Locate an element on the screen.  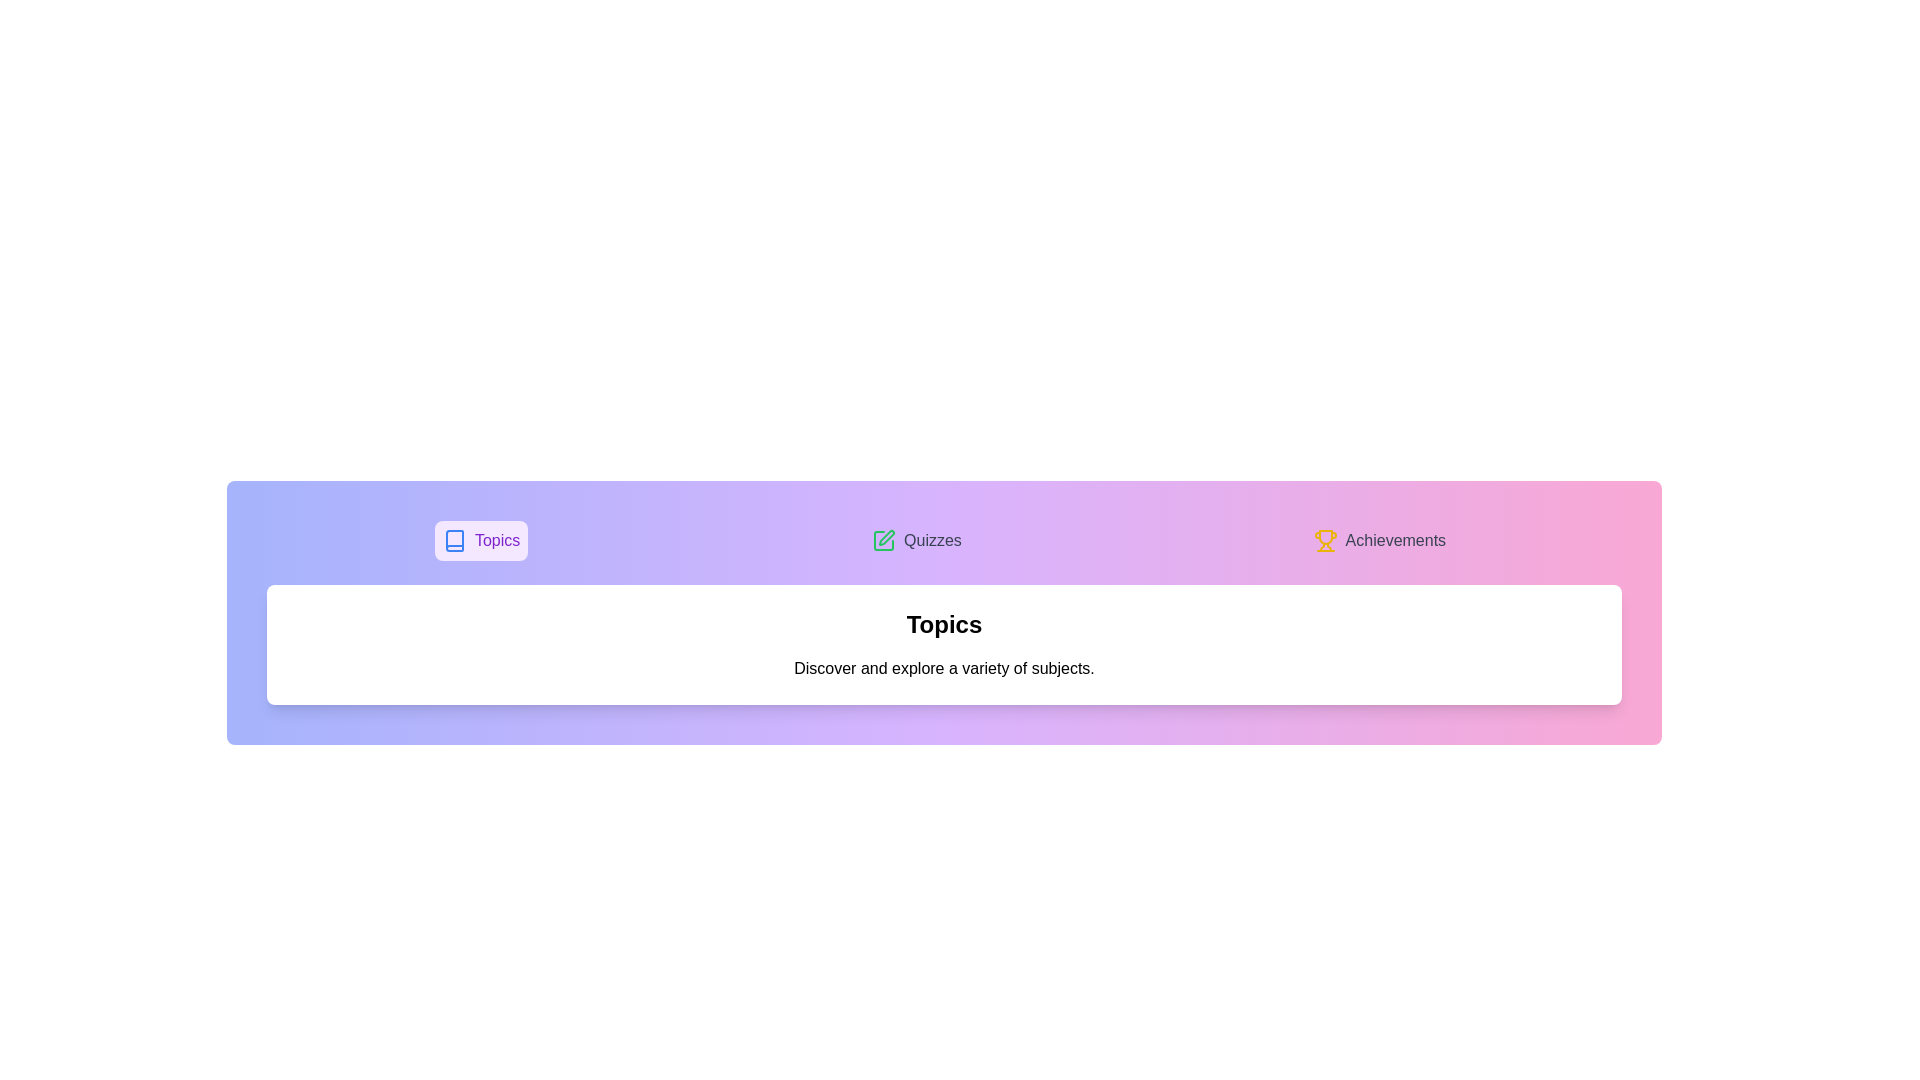
the Quizzes tab to switch the active content view is located at coordinates (915, 540).